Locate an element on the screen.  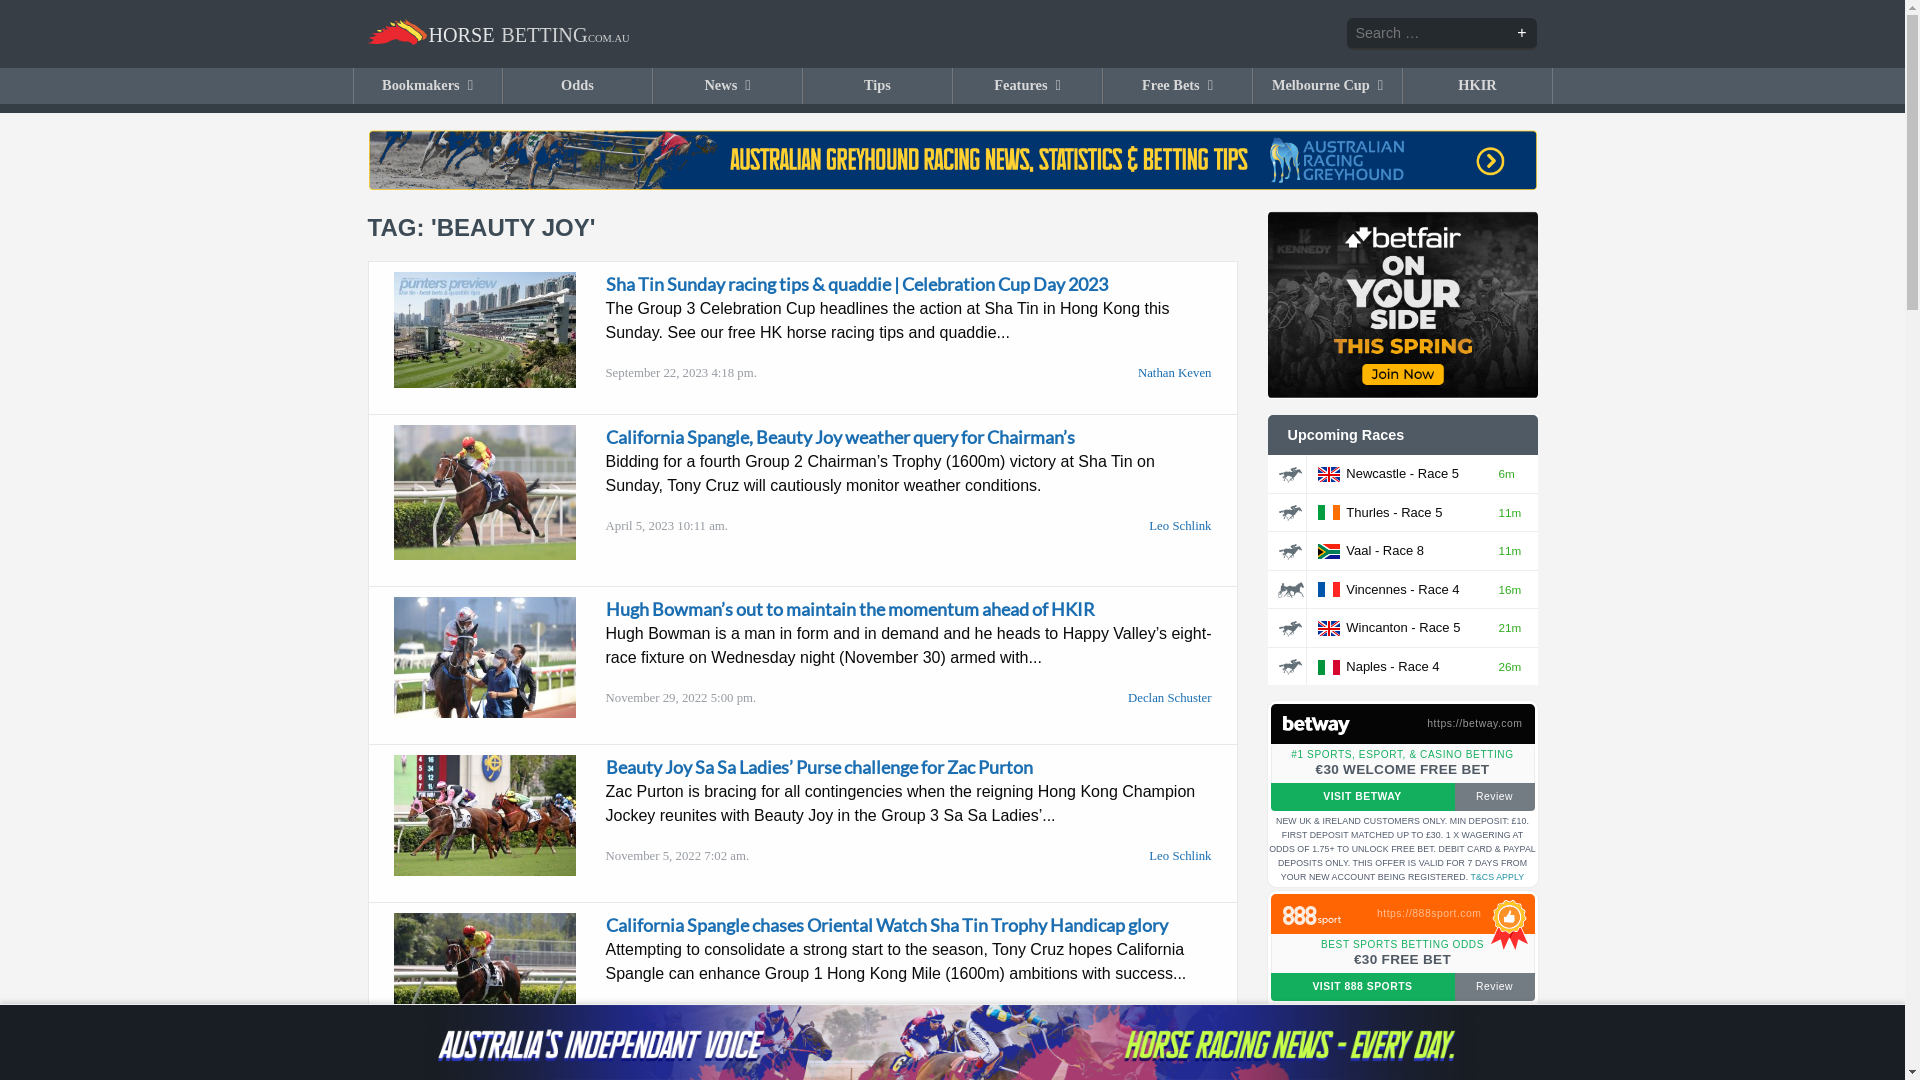
'Horse Betting' is located at coordinates (368, 32).